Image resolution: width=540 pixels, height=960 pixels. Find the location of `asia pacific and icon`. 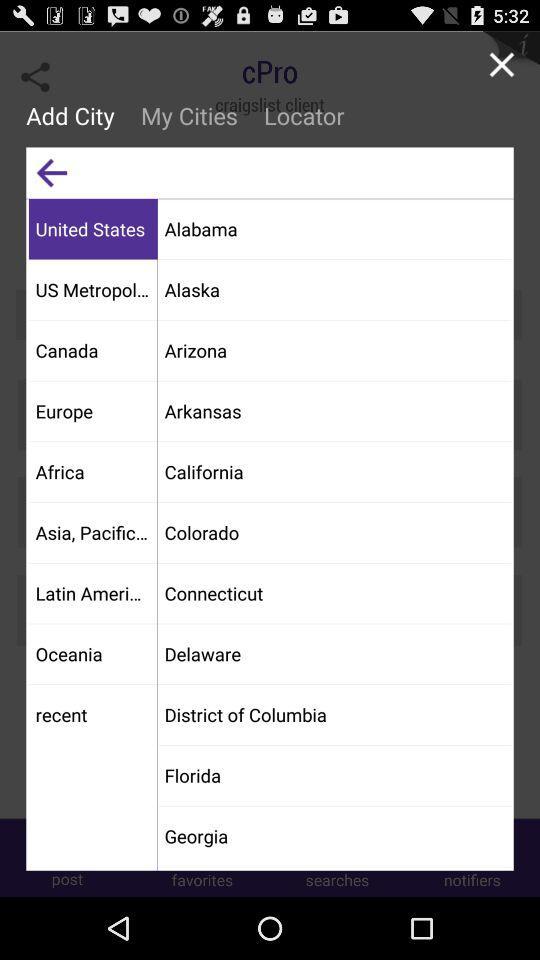

asia pacific and icon is located at coordinates (92, 531).